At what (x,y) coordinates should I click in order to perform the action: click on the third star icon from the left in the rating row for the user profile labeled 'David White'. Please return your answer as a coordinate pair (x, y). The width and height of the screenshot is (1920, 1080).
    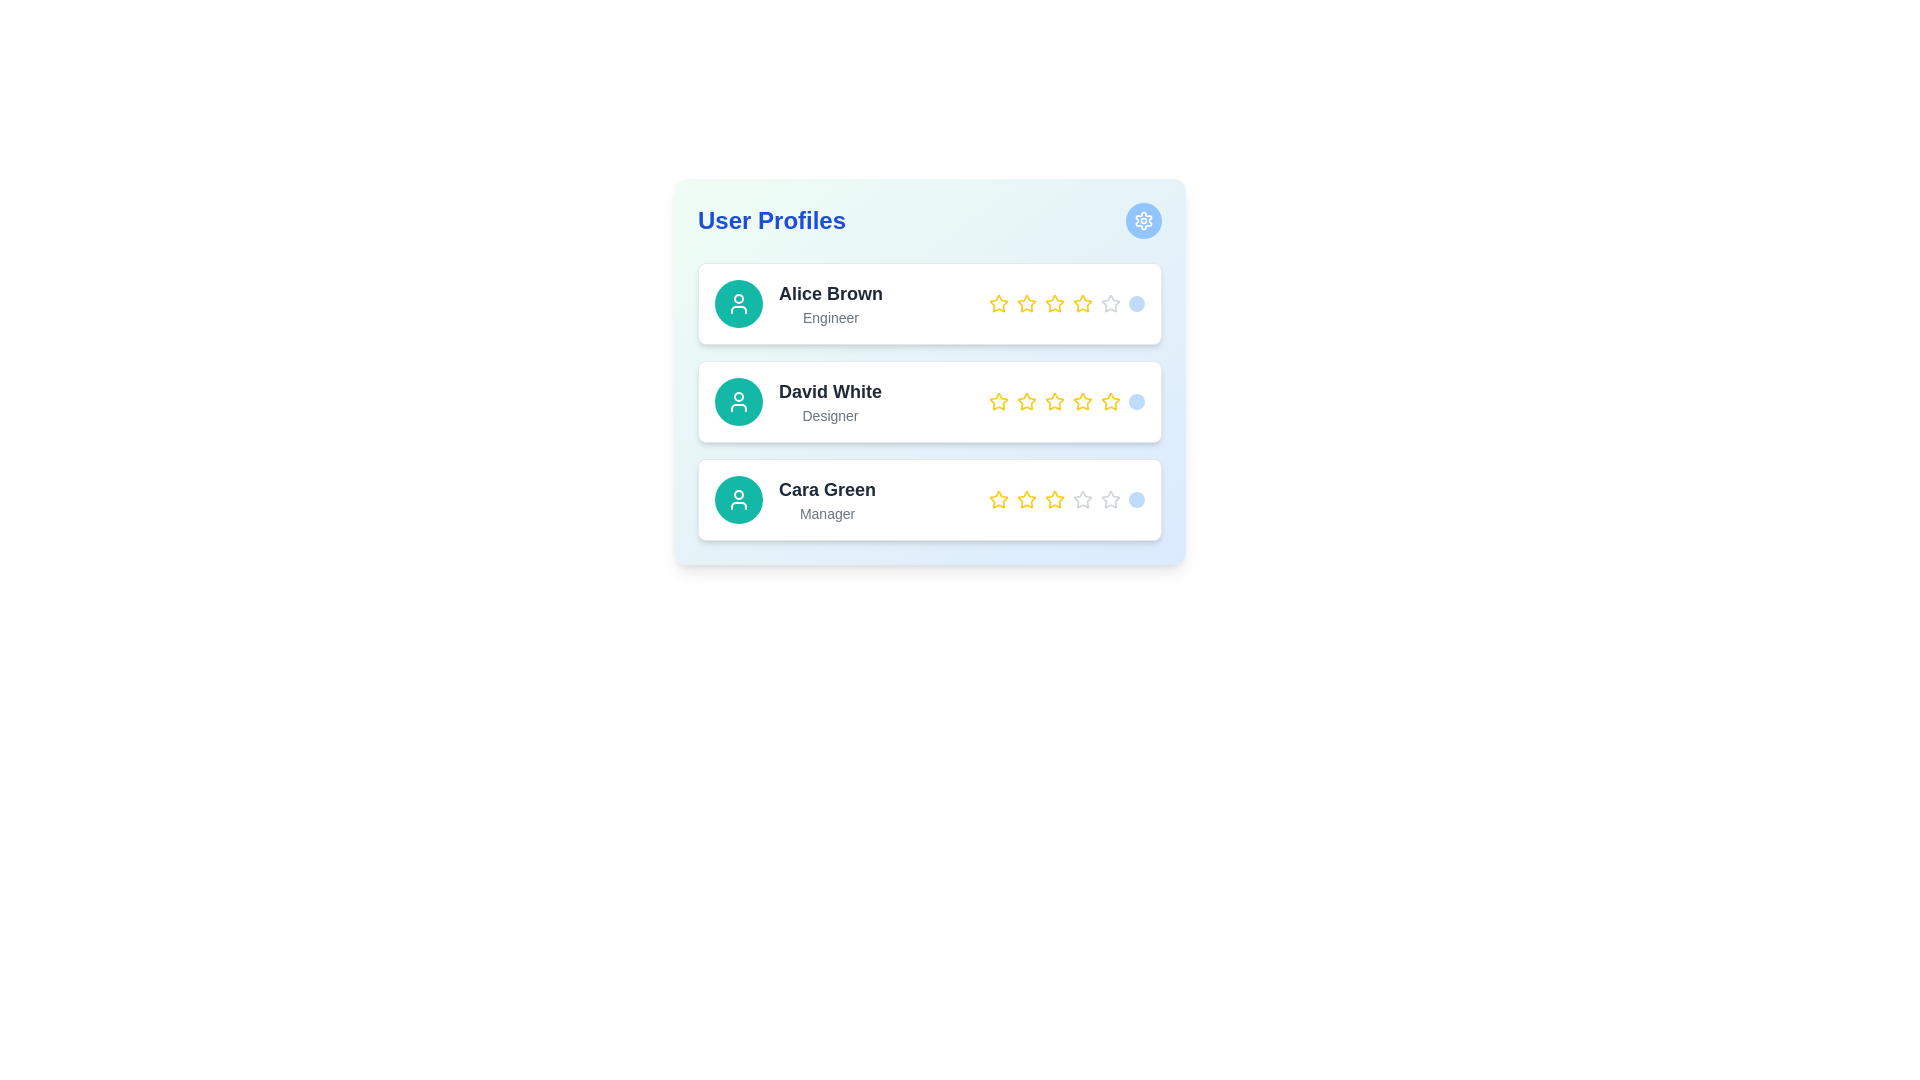
    Looking at the image, I should click on (1054, 401).